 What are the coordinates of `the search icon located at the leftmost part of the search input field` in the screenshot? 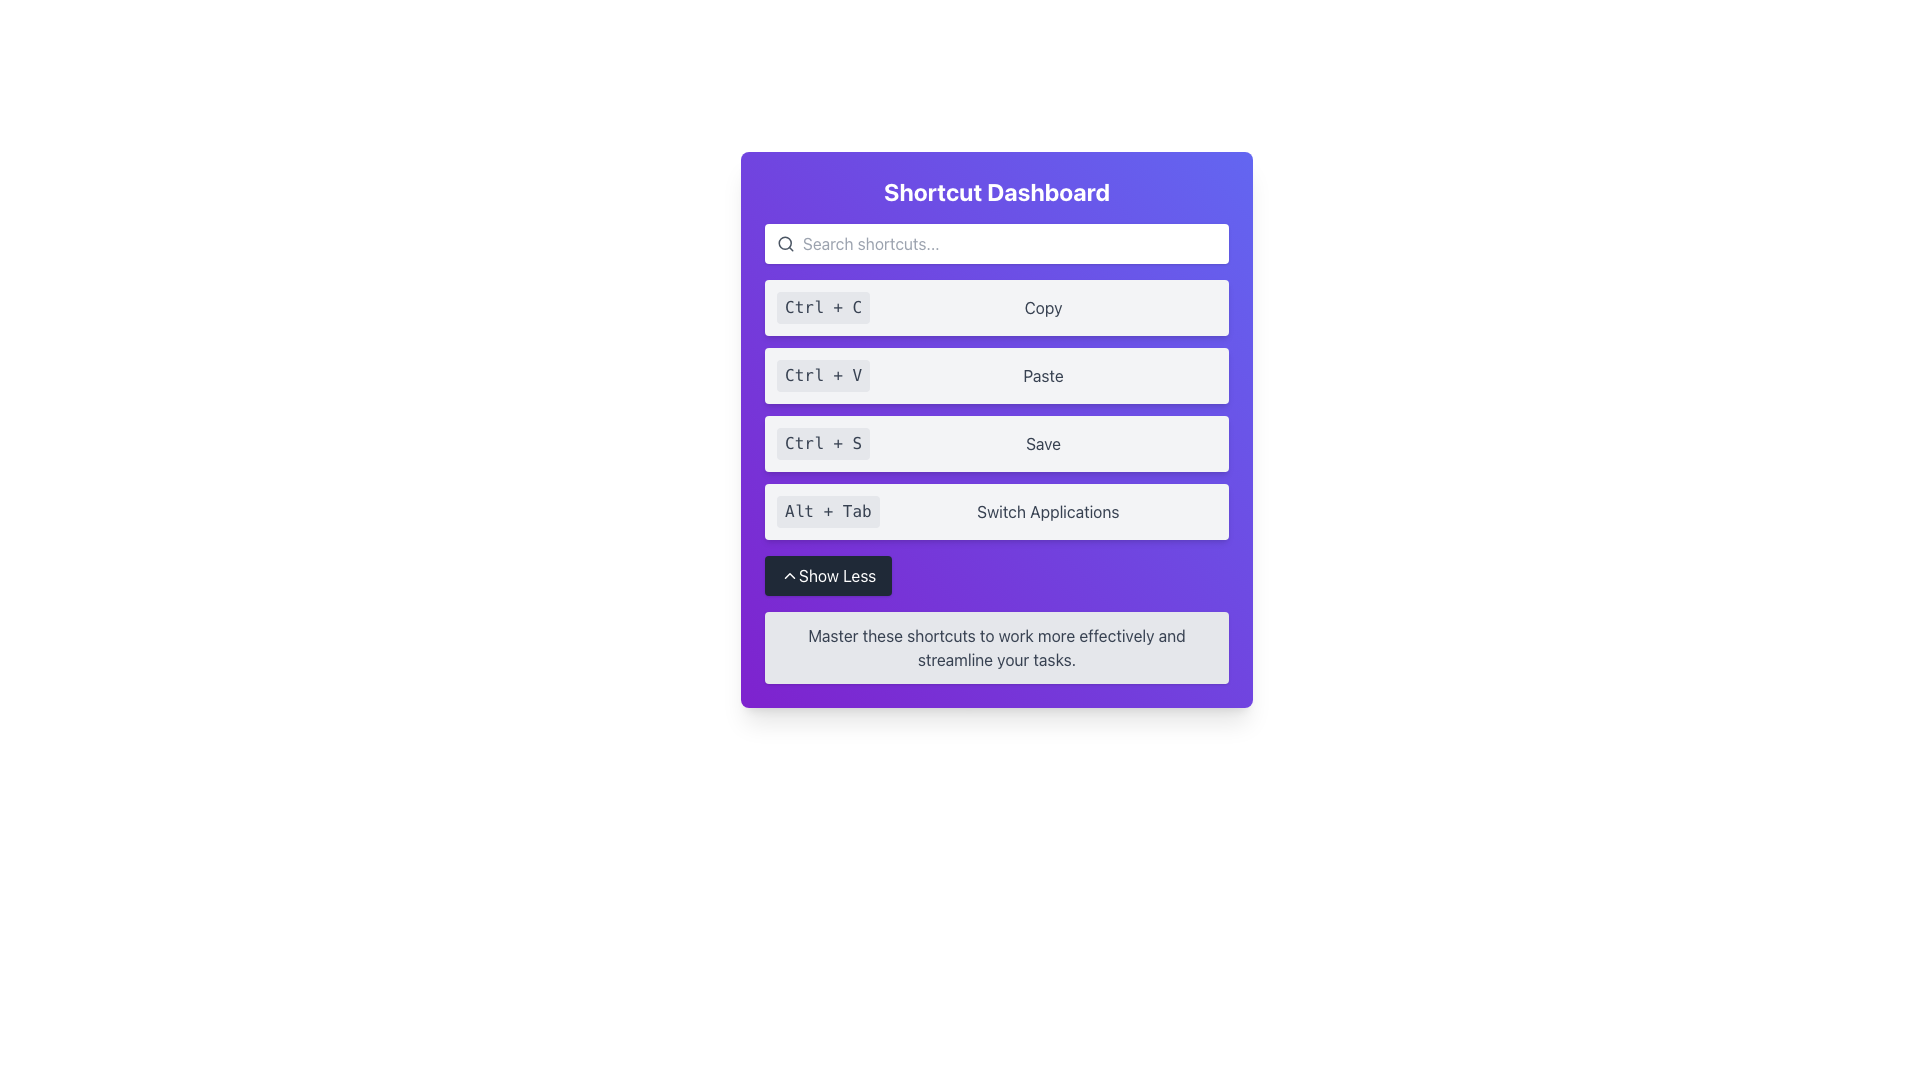 It's located at (785, 242).